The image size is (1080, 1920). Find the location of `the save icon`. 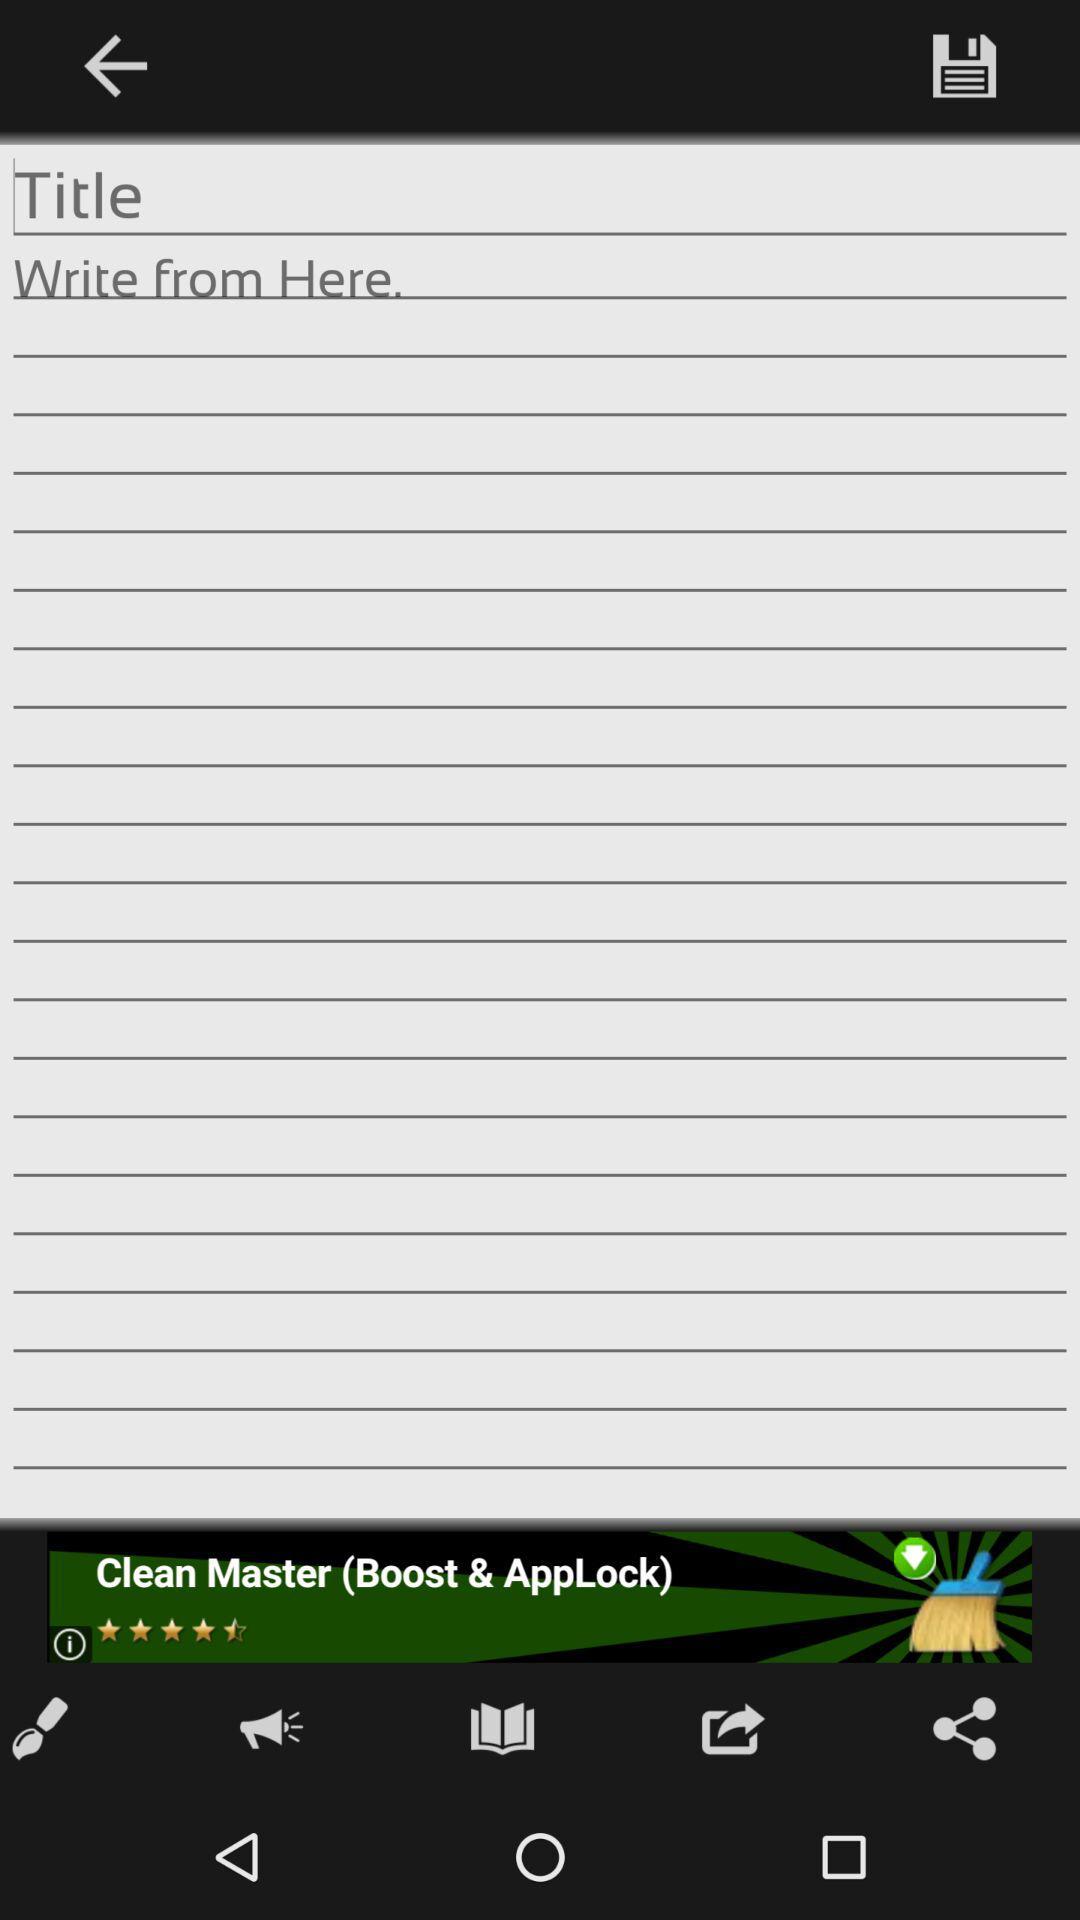

the save icon is located at coordinates (963, 65).